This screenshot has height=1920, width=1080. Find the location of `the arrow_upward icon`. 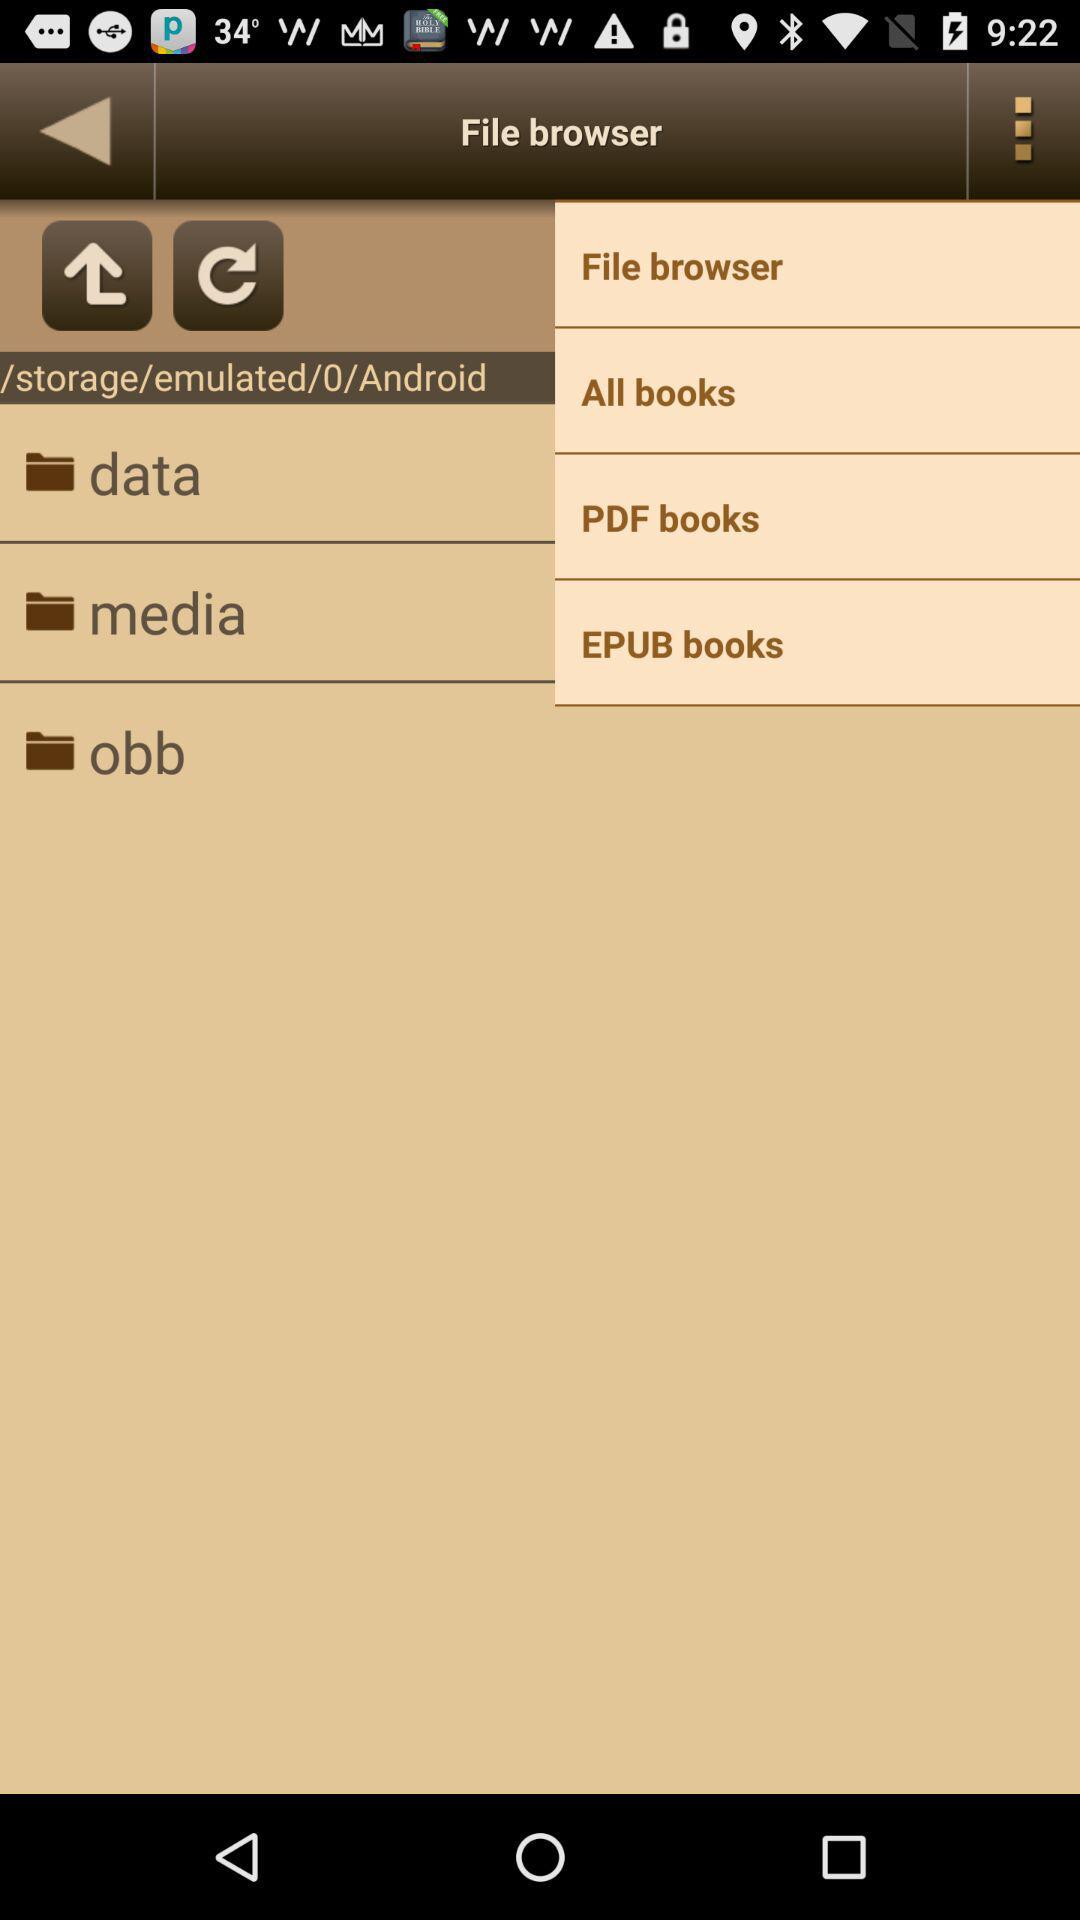

the arrow_upward icon is located at coordinates (97, 293).